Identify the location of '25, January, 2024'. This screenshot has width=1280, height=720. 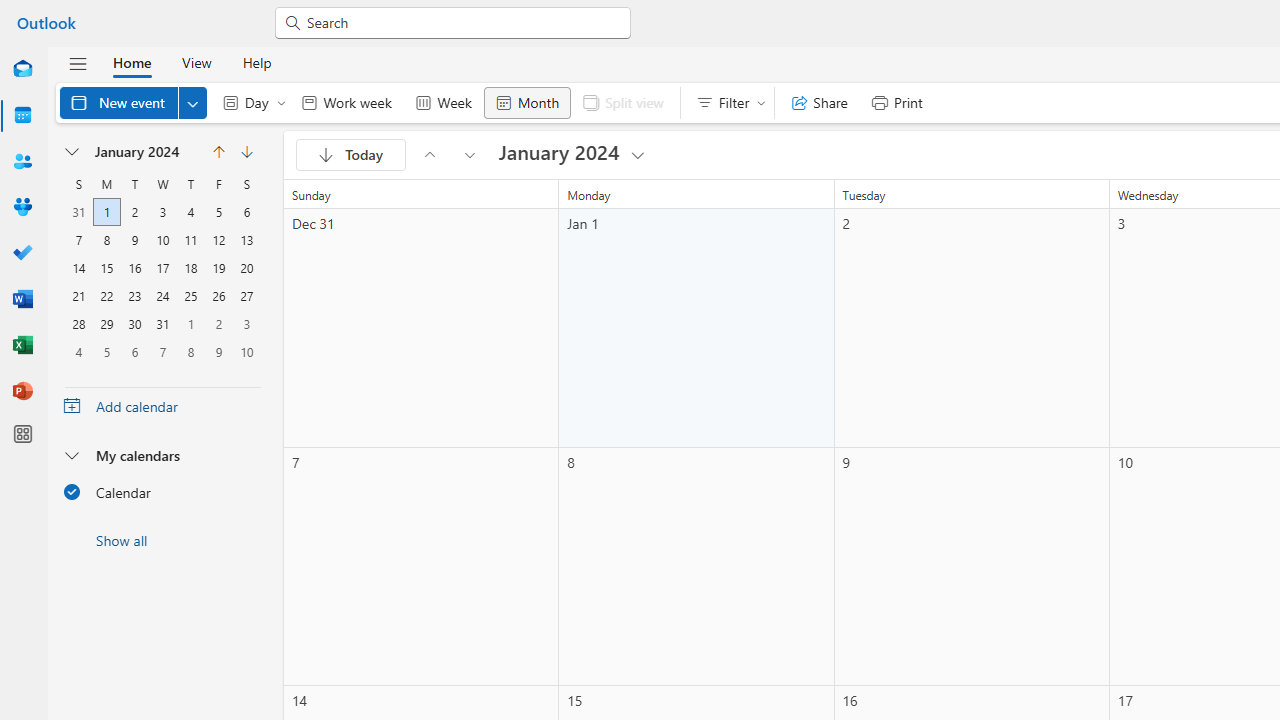
(191, 295).